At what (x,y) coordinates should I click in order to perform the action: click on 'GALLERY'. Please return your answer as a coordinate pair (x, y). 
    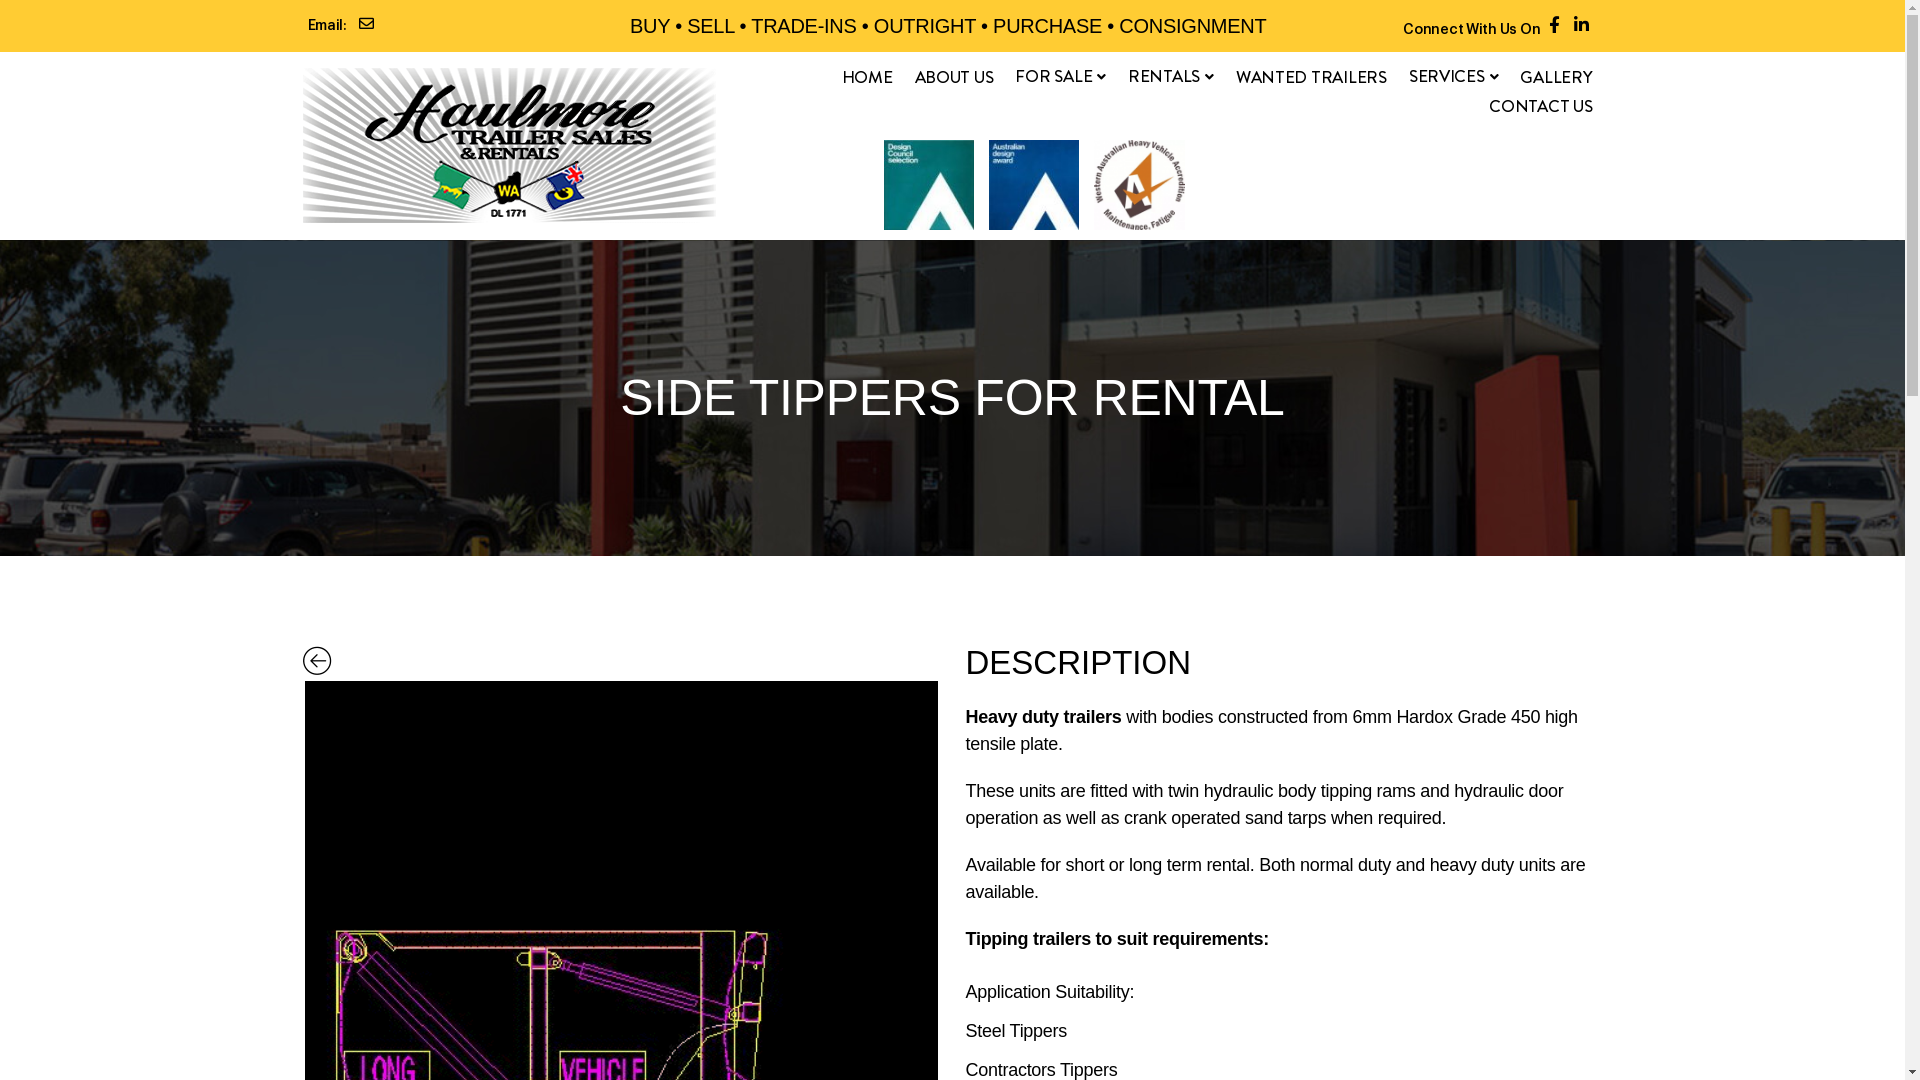
    Looking at the image, I should click on (1520, 76).